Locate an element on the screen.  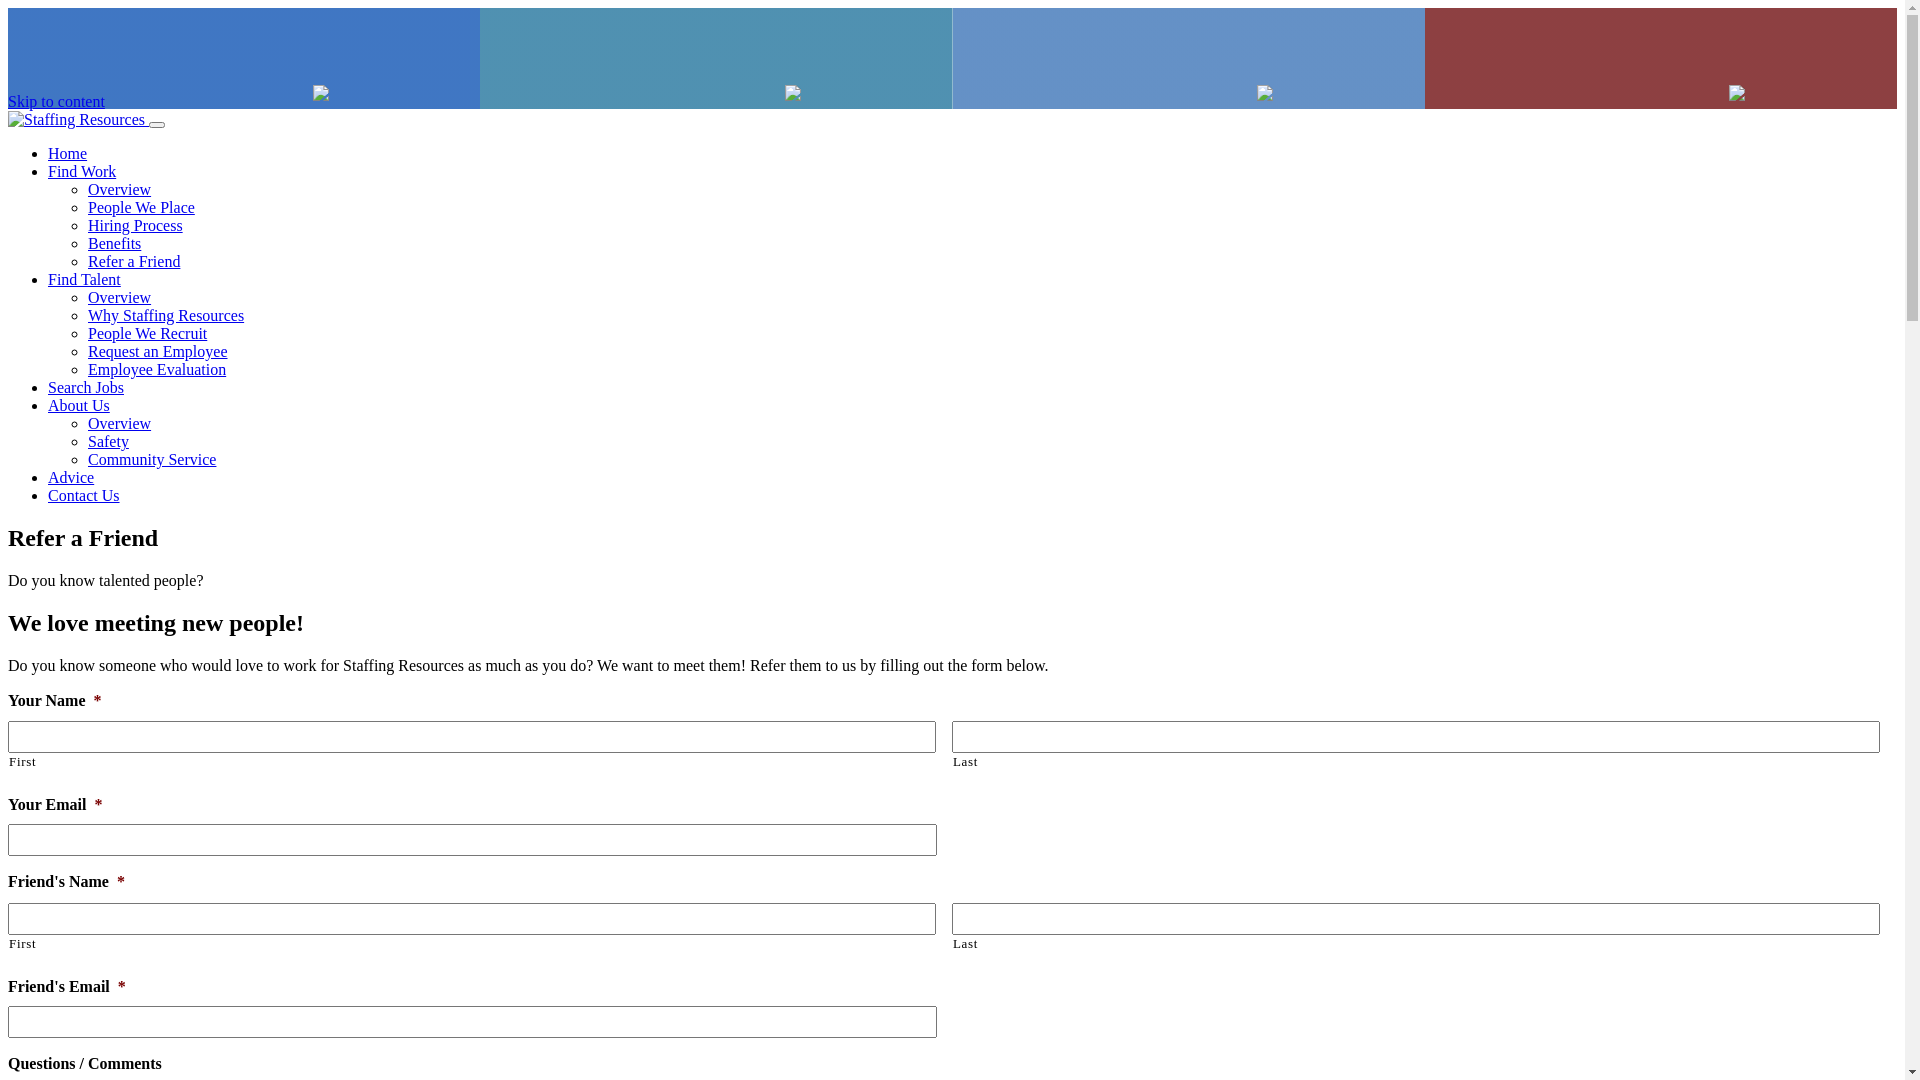
'Employee Evaluation' is located at coordinates (156, 369).